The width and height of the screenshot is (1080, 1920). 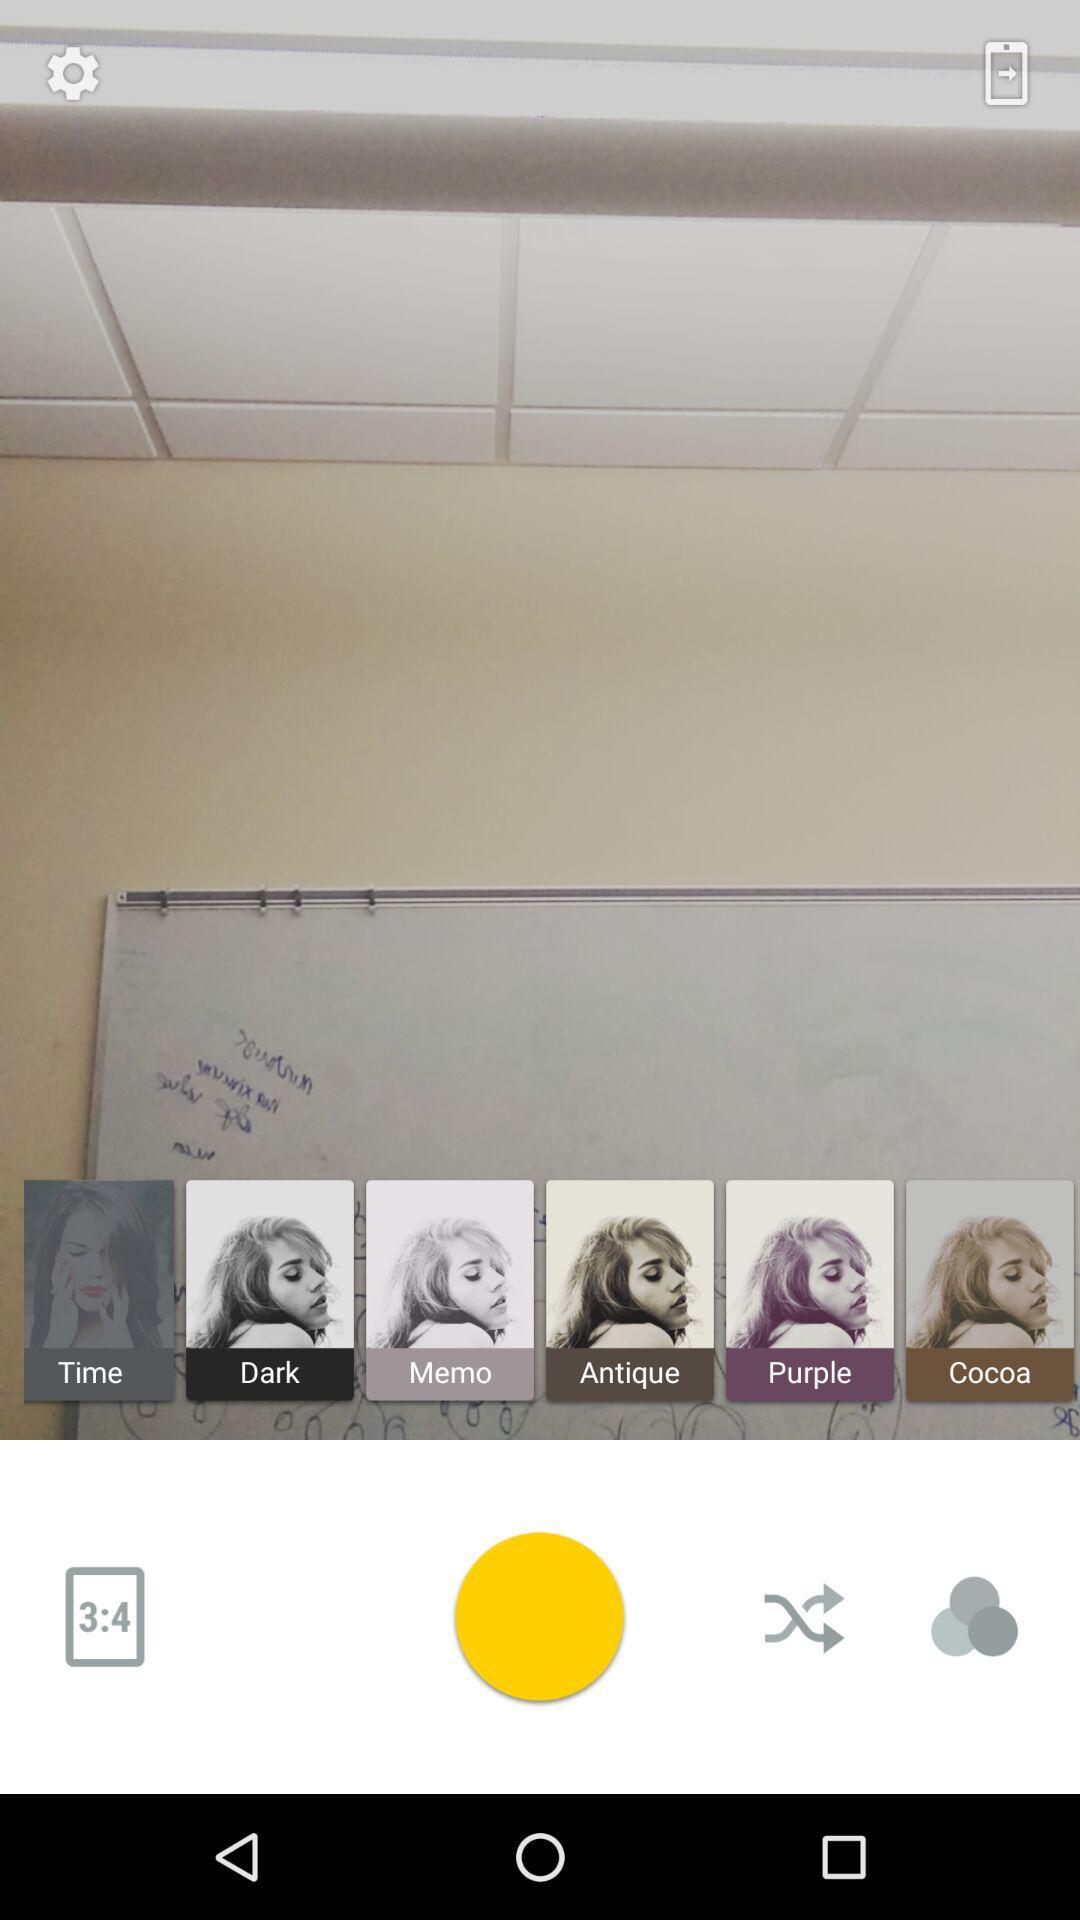 What do you see at coordinates (72, 73) in the screenshot?
I see `settings` at bounding box center [72, 73].